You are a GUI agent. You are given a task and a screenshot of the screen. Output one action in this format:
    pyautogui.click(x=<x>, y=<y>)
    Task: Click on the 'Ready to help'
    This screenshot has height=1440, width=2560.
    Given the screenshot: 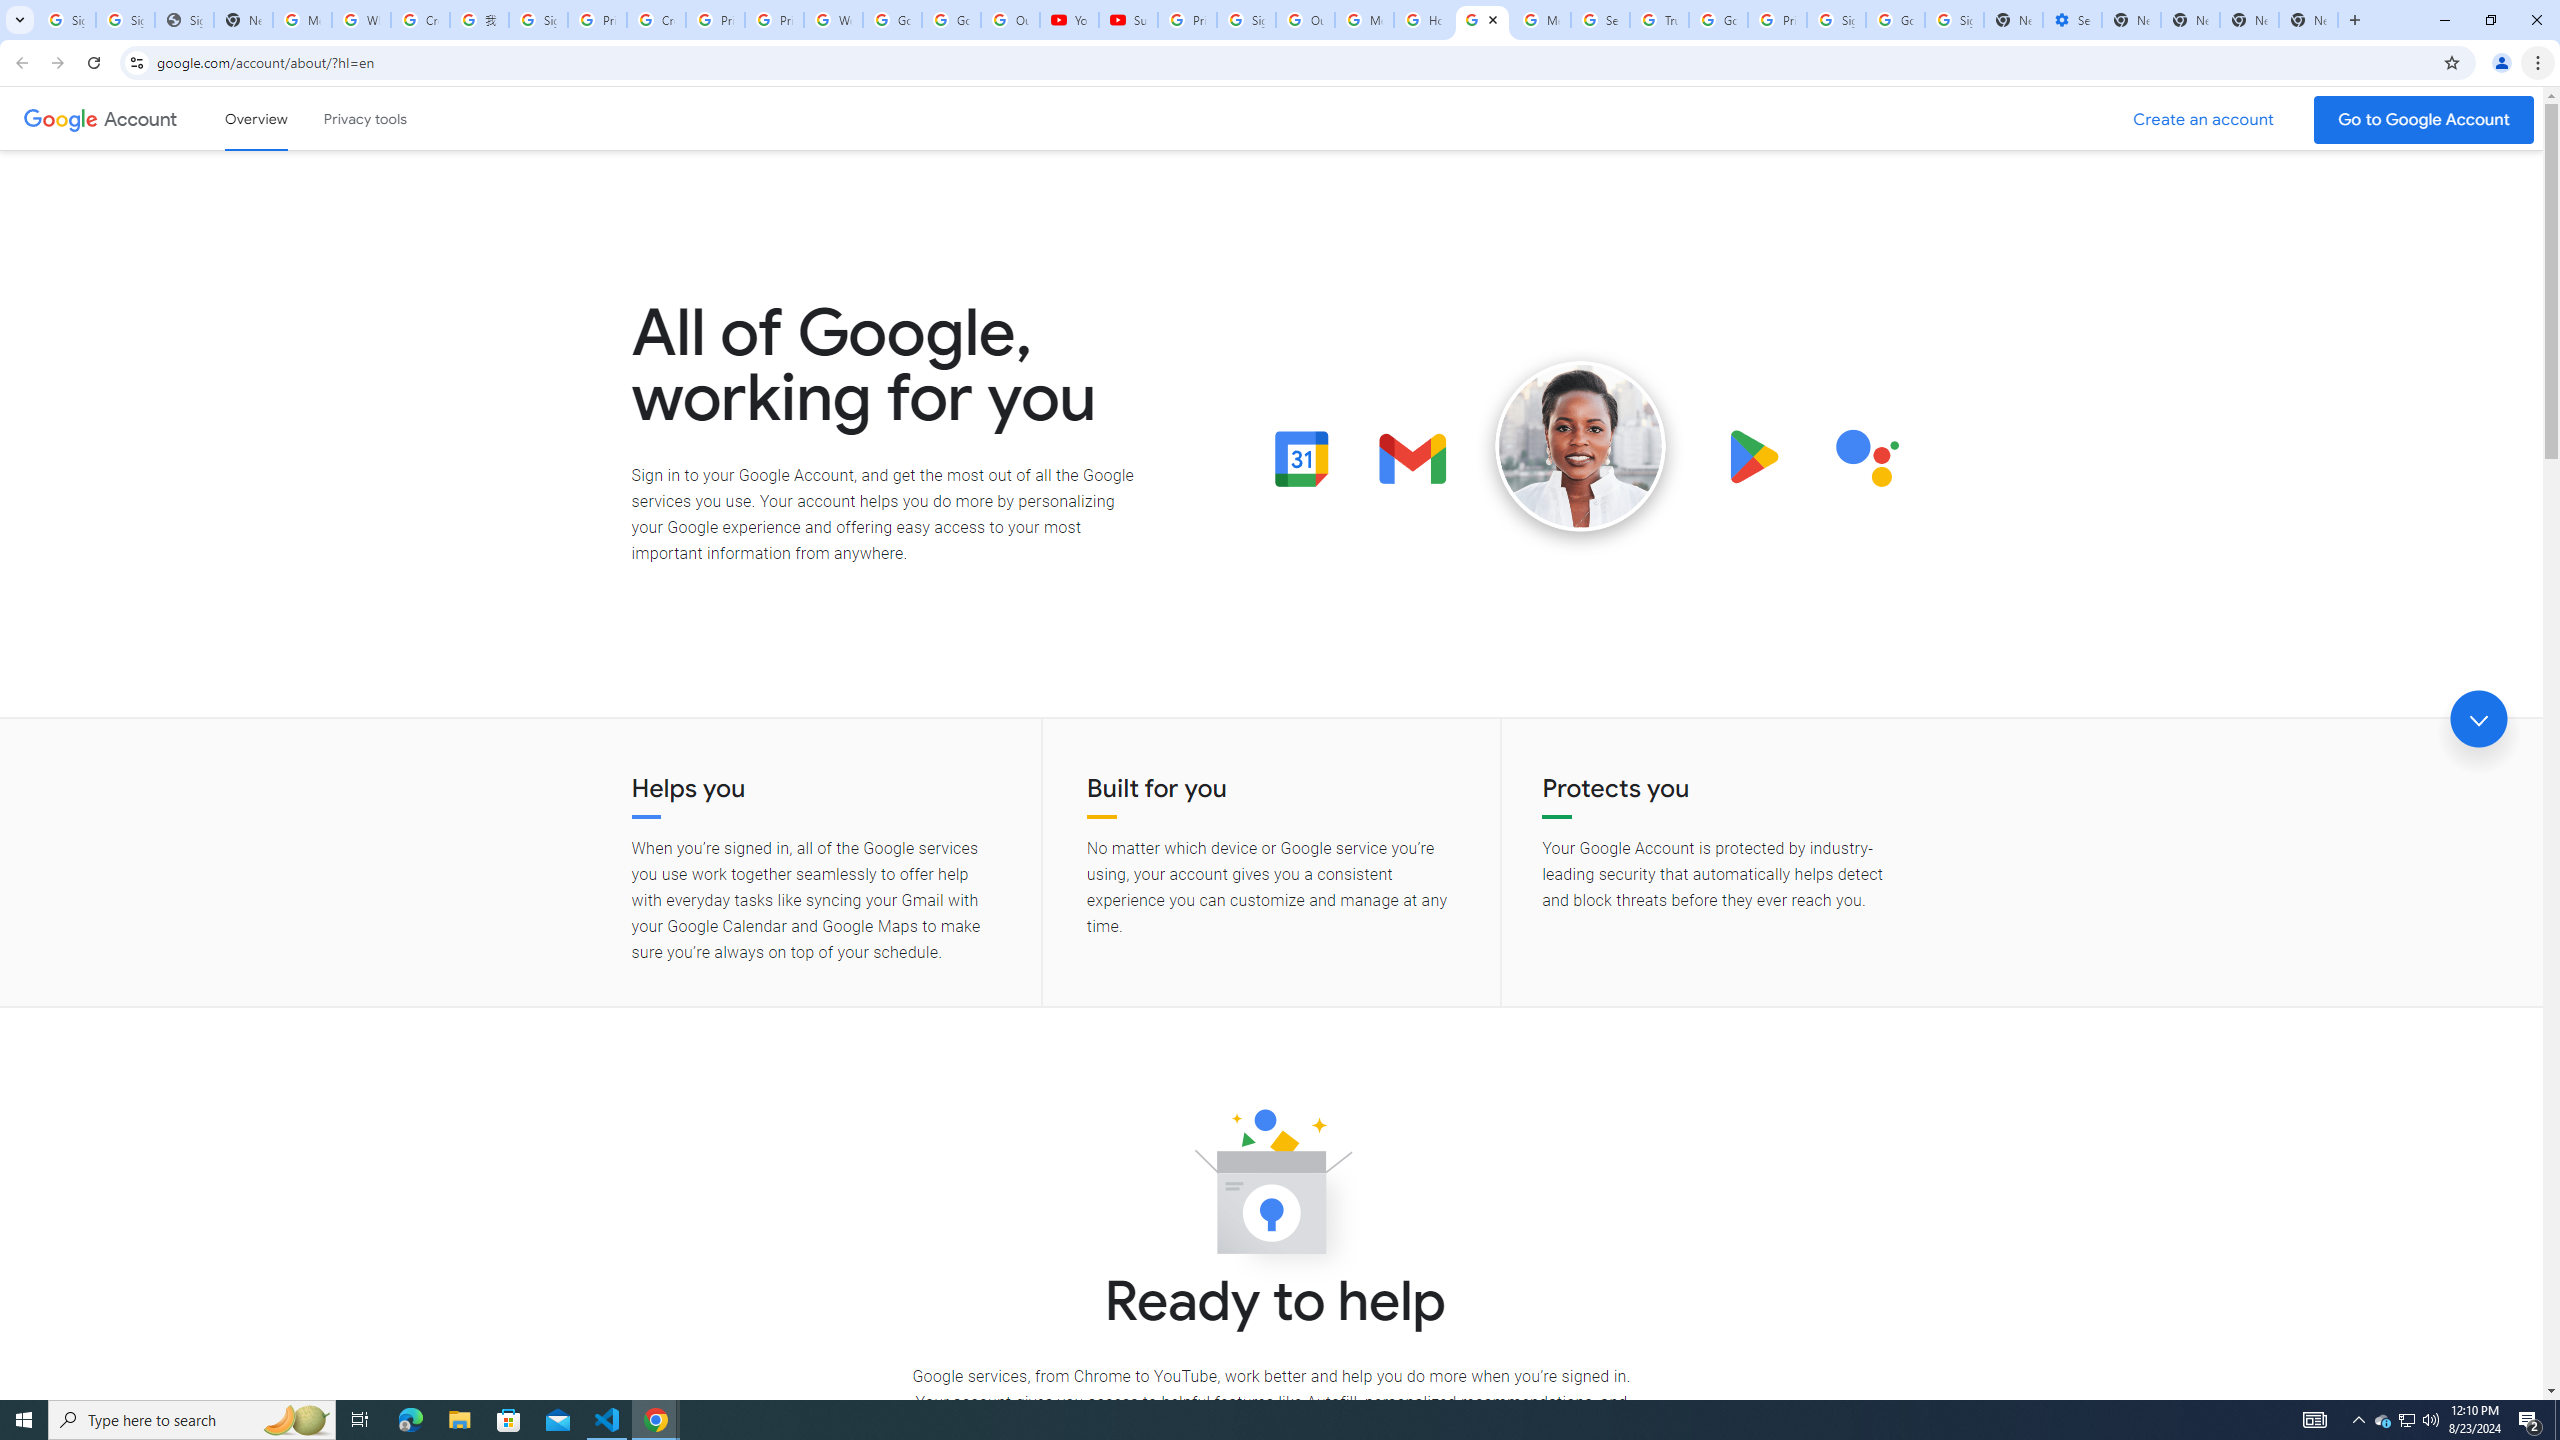 What is the action you would take?
    pyautogui.click(x=1271, y=1187)
    